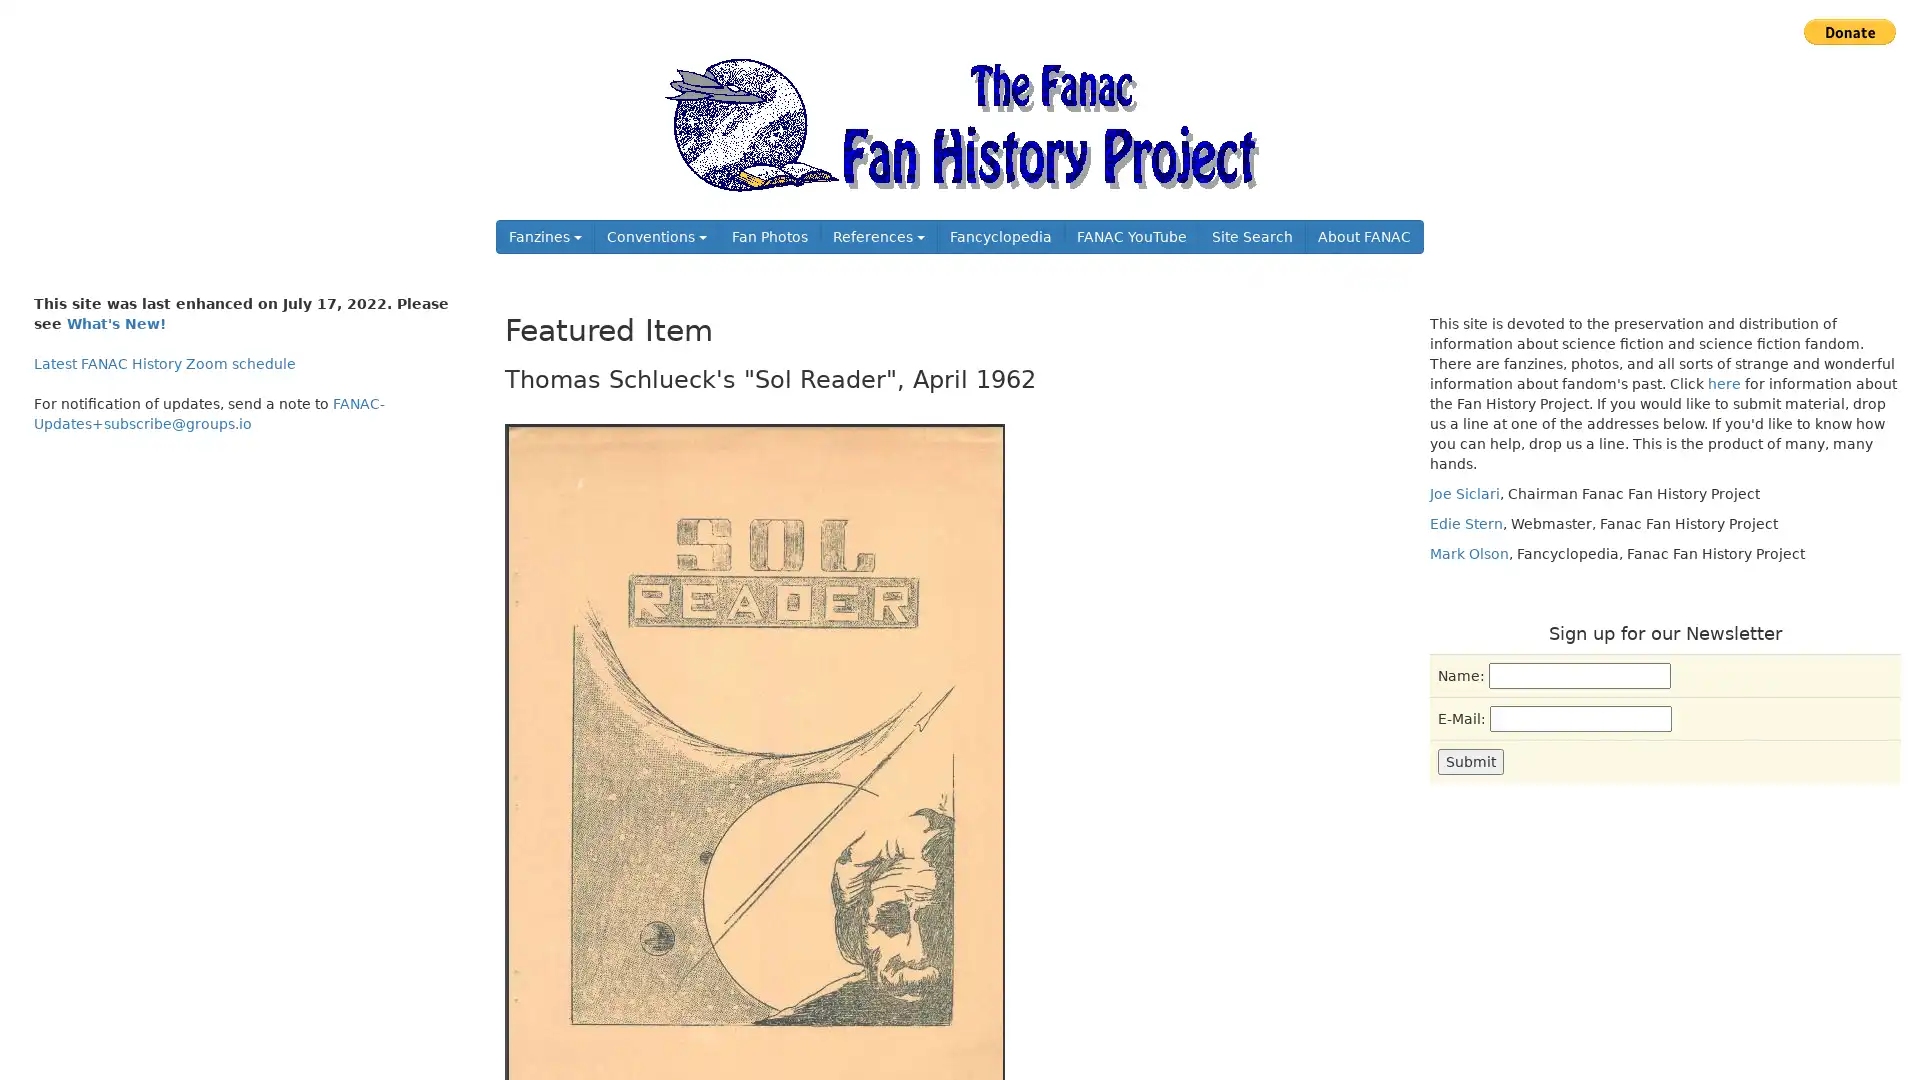  I want to click on Submit, so click(1470, 760).